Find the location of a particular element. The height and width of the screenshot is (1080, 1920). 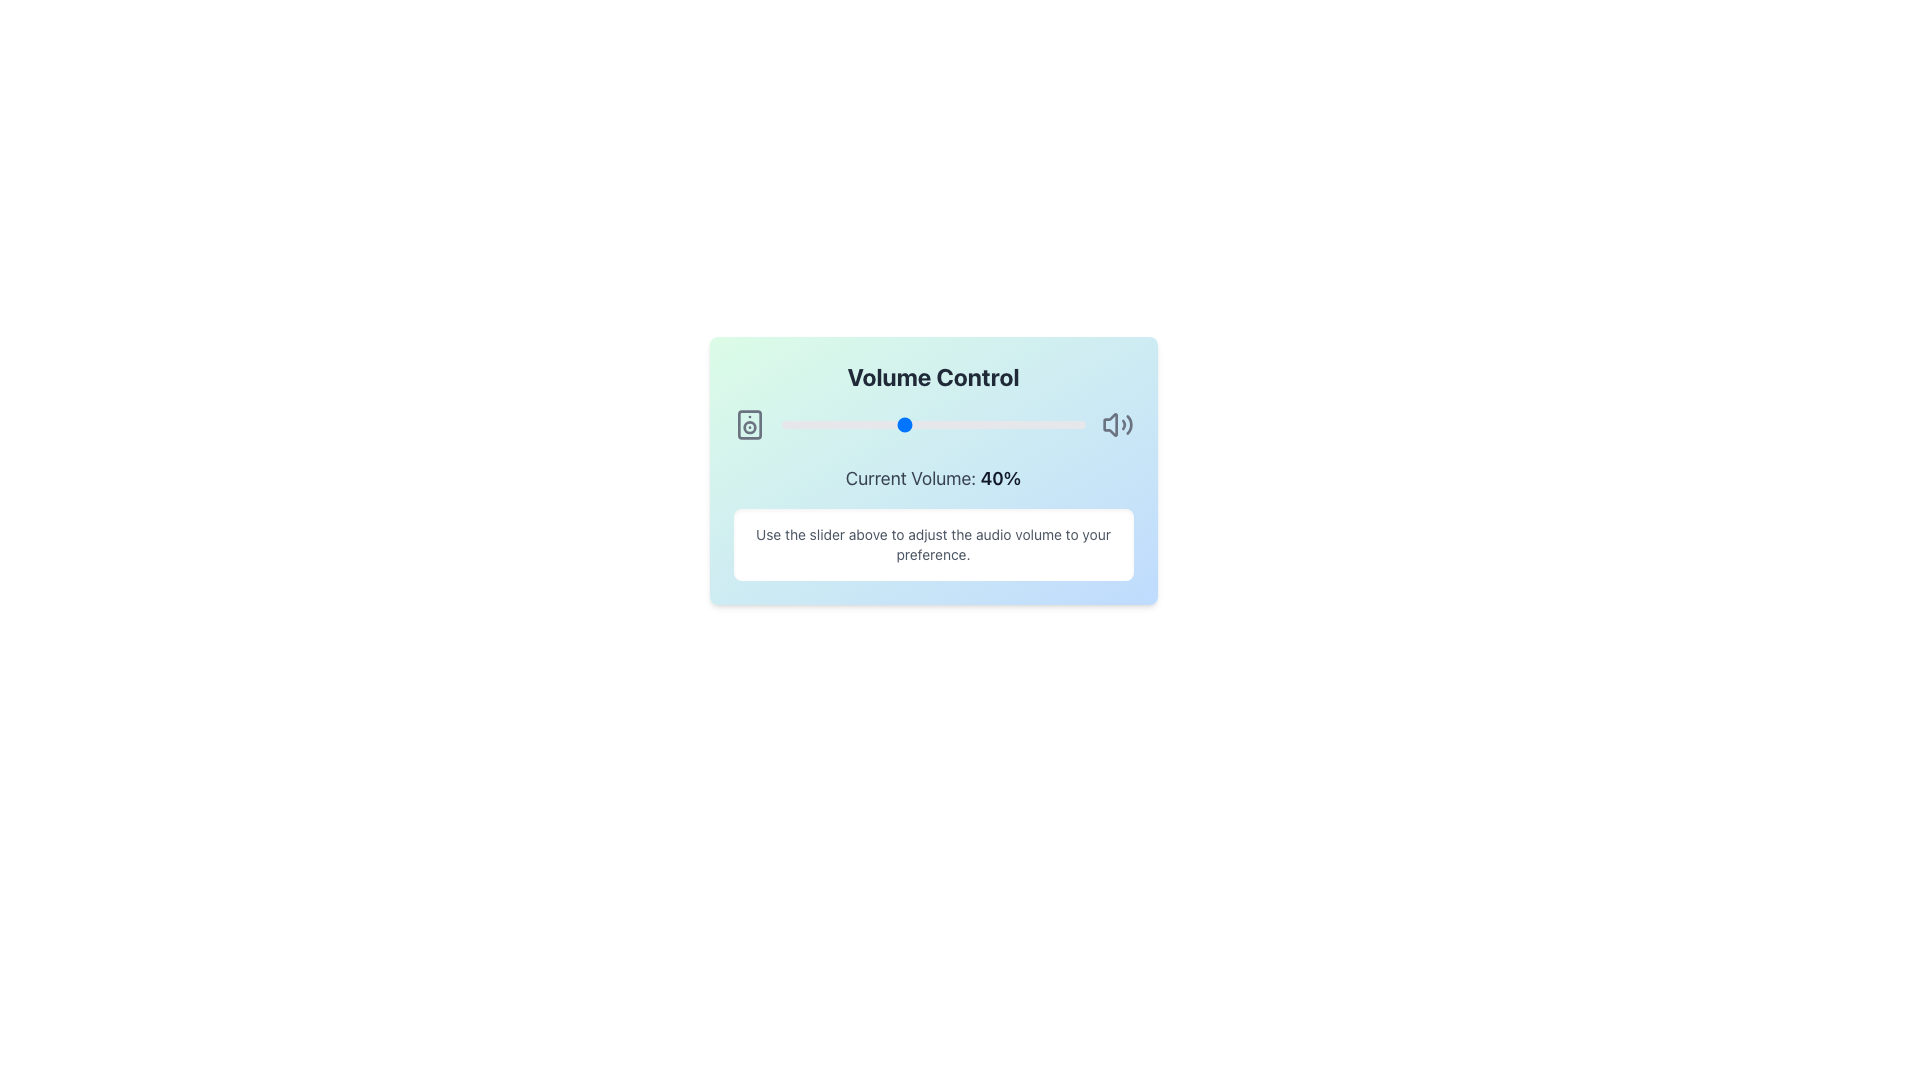

the volume level is located at coordinates (929, 423).